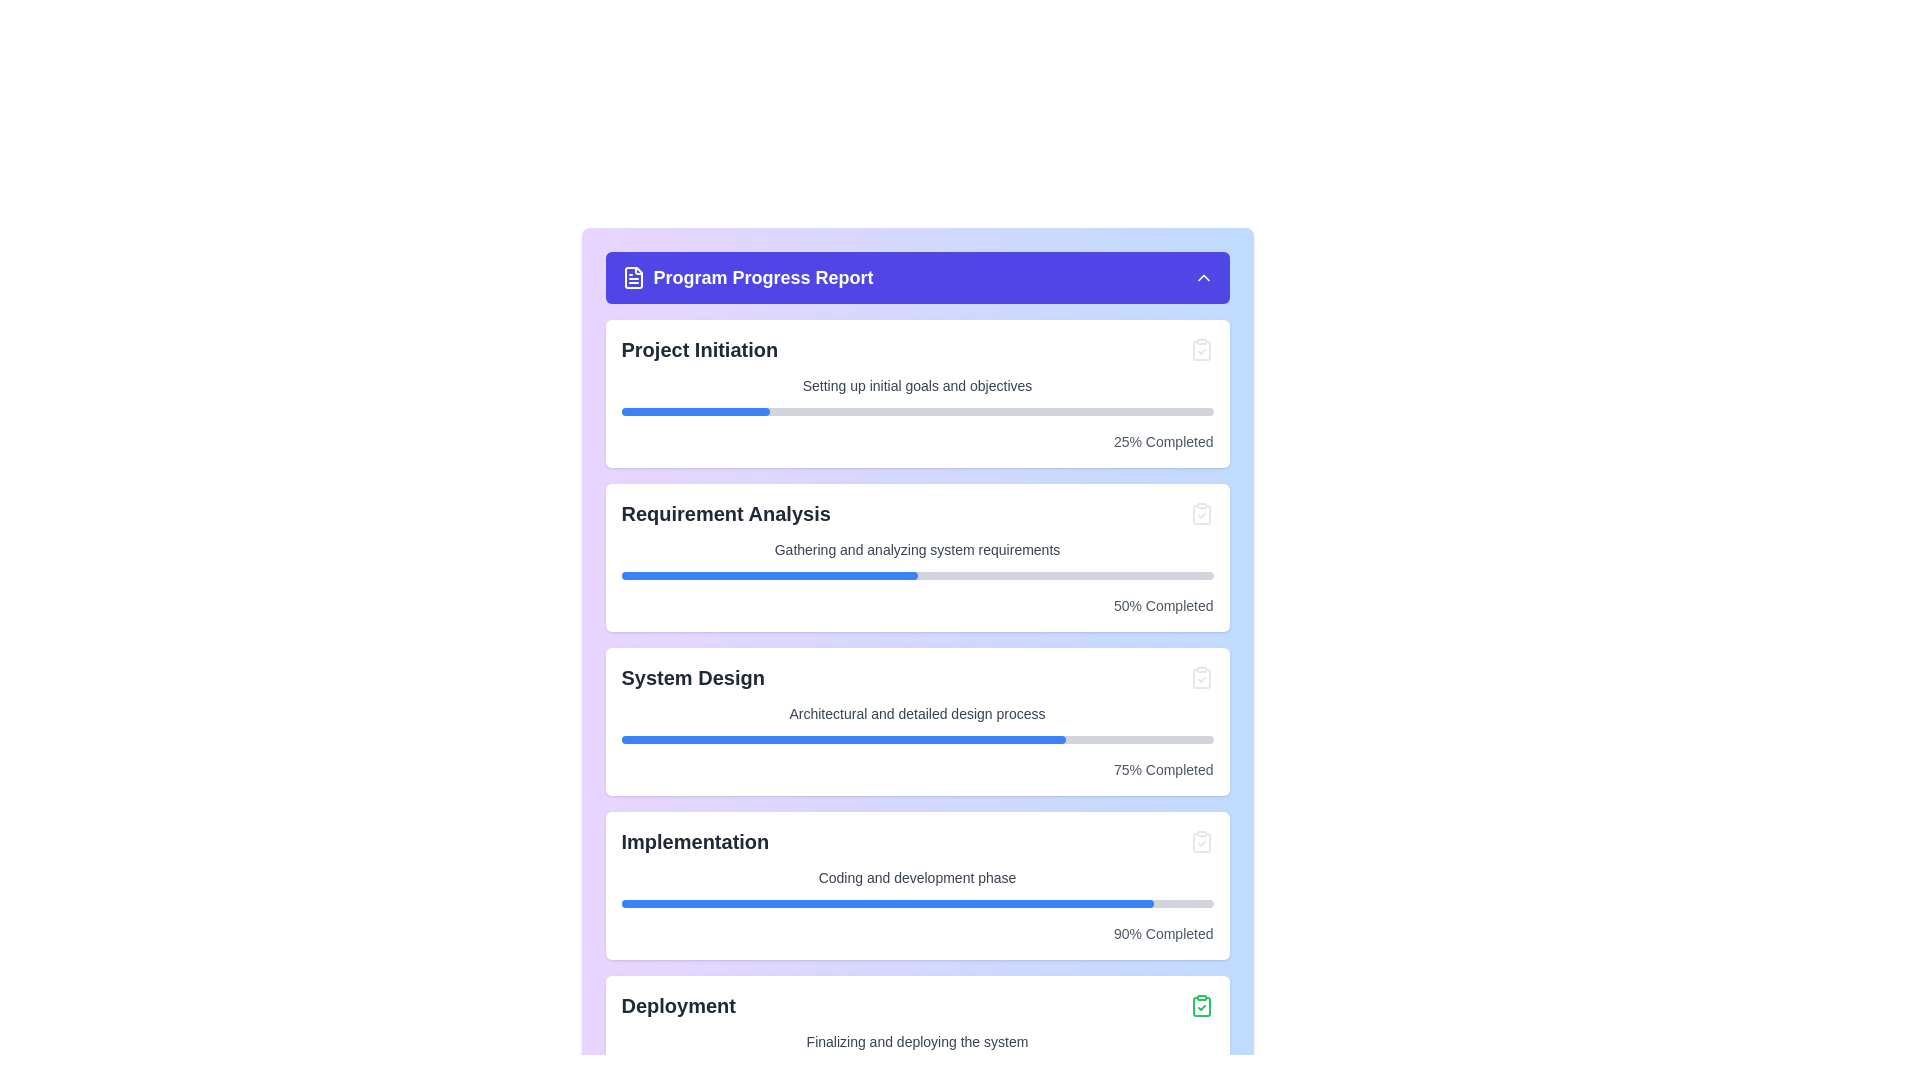  What do you see at coordinates (1202, 277) in the screenshot?
I see `the chevron-up icon in the header section labeled 'Program Progress Report'` at bounding box center [1202, 277].